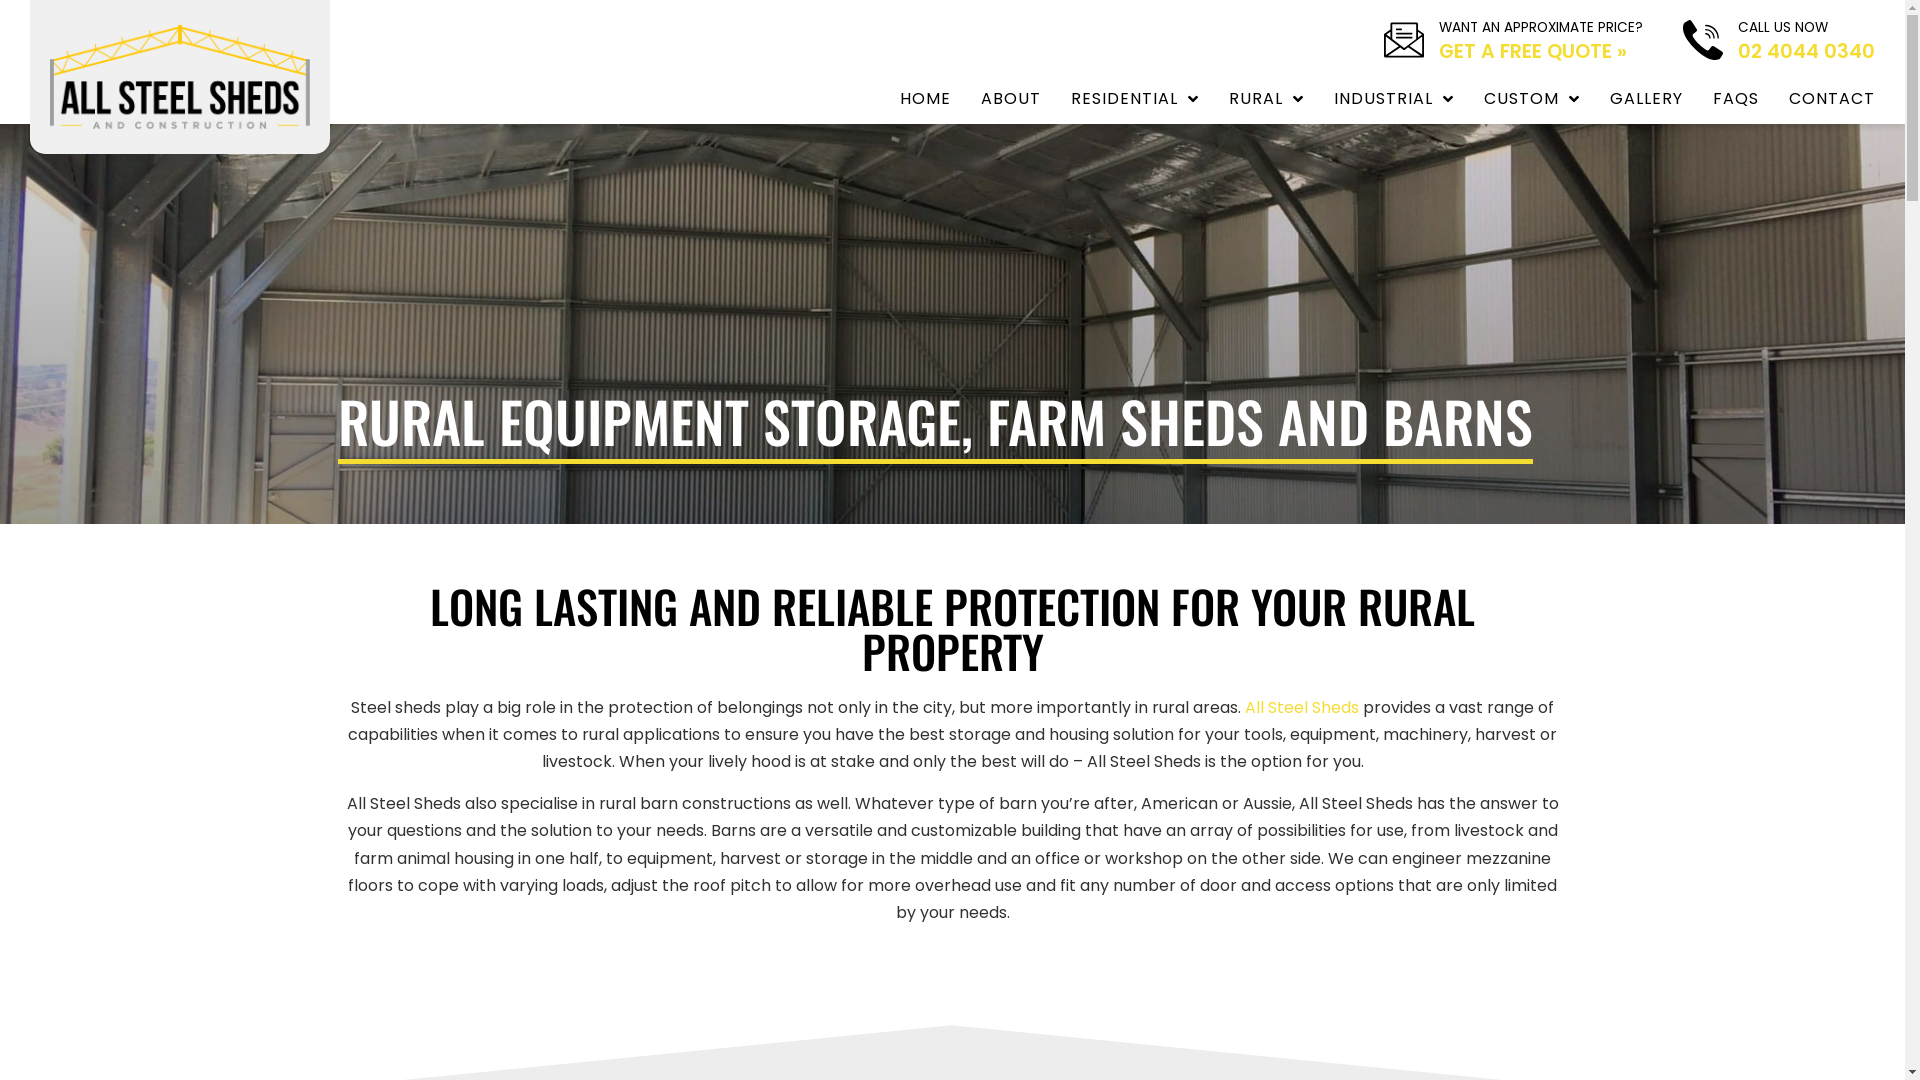 The height and width of the screenshot is (1080, 1920). What do you see at coordinates (1243, 706) in the screenshot?
I see `'All Steel Sheds'` at bounding box center [1243, 706].